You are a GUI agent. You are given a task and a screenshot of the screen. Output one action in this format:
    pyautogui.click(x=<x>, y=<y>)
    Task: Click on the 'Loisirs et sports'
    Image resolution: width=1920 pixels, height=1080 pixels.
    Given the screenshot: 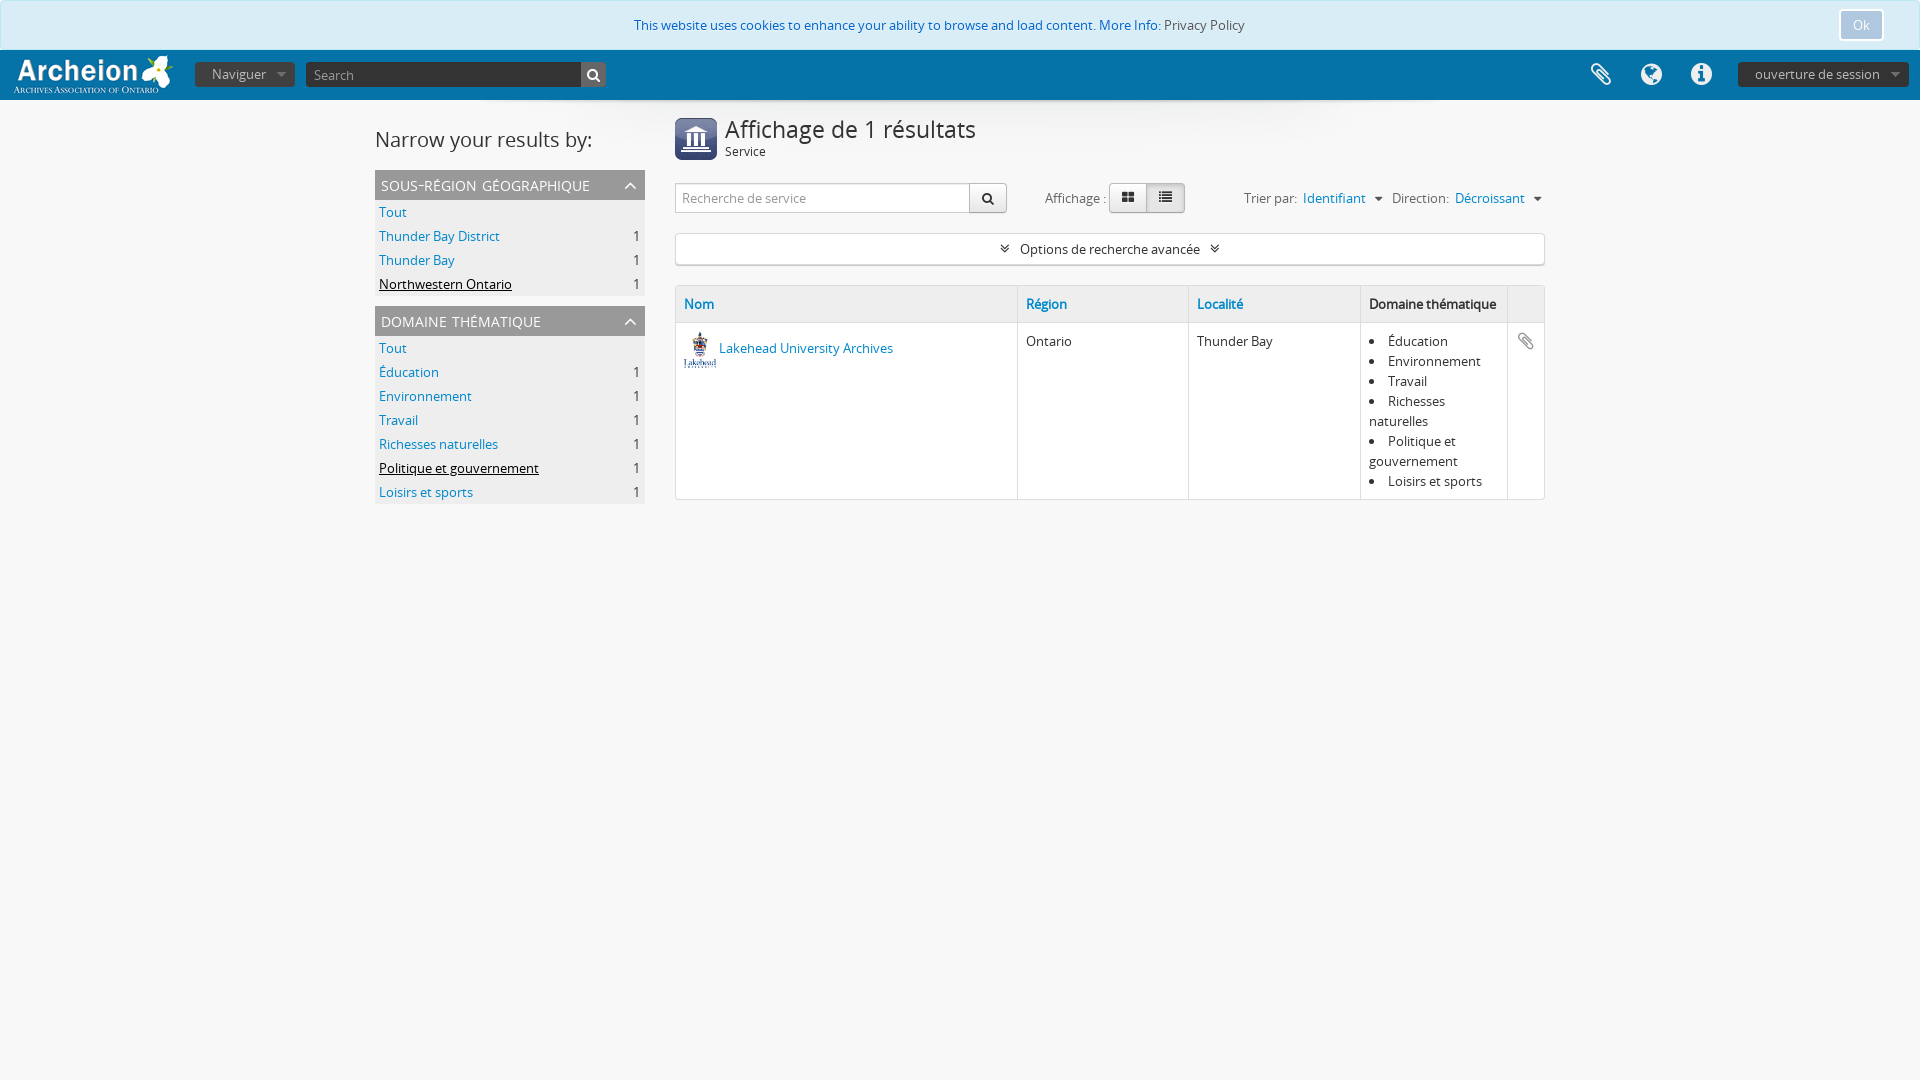 What is the action you would take?
    pyautogui.click(x=425, y=492)
    